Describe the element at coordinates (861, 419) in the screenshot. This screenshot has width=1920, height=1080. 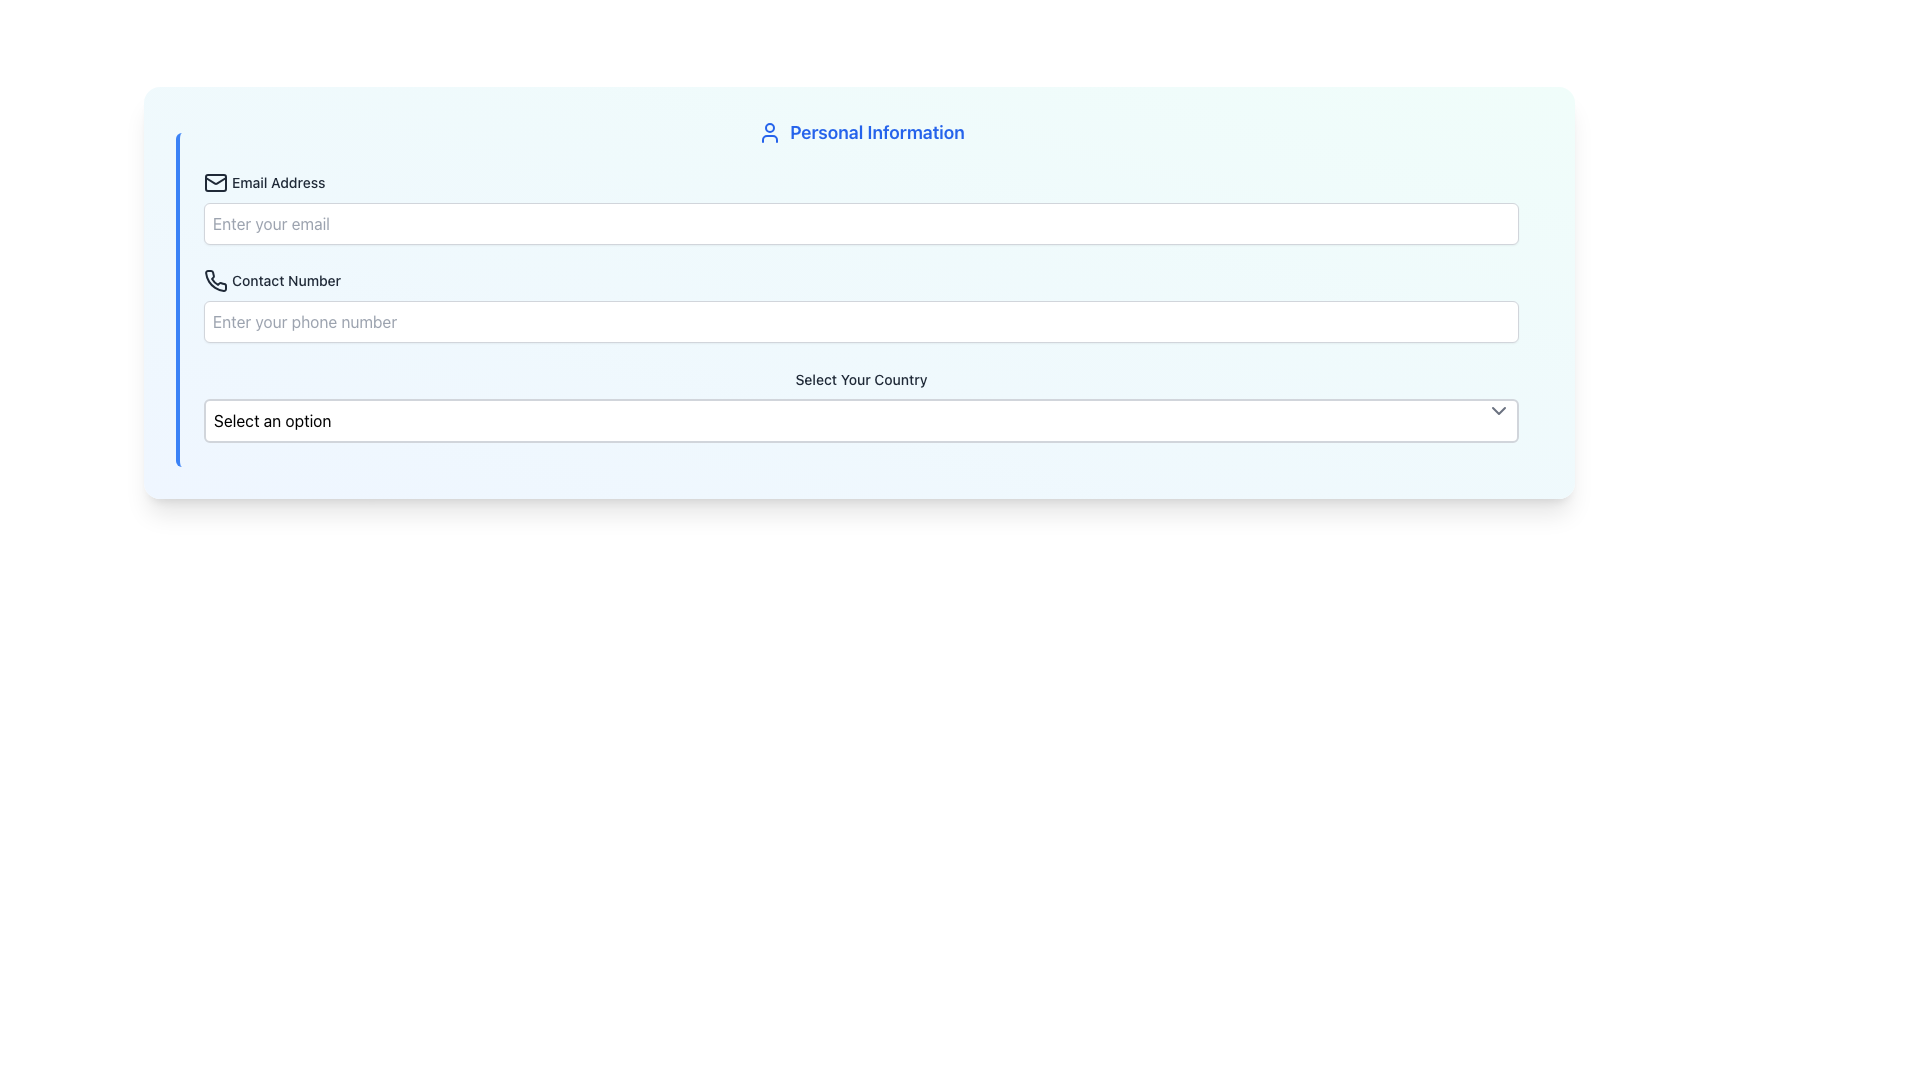
I see `an option from the 'Select Your Country' dropdown menu located below the label 'Select Your Country' by clicking on it` at that location.